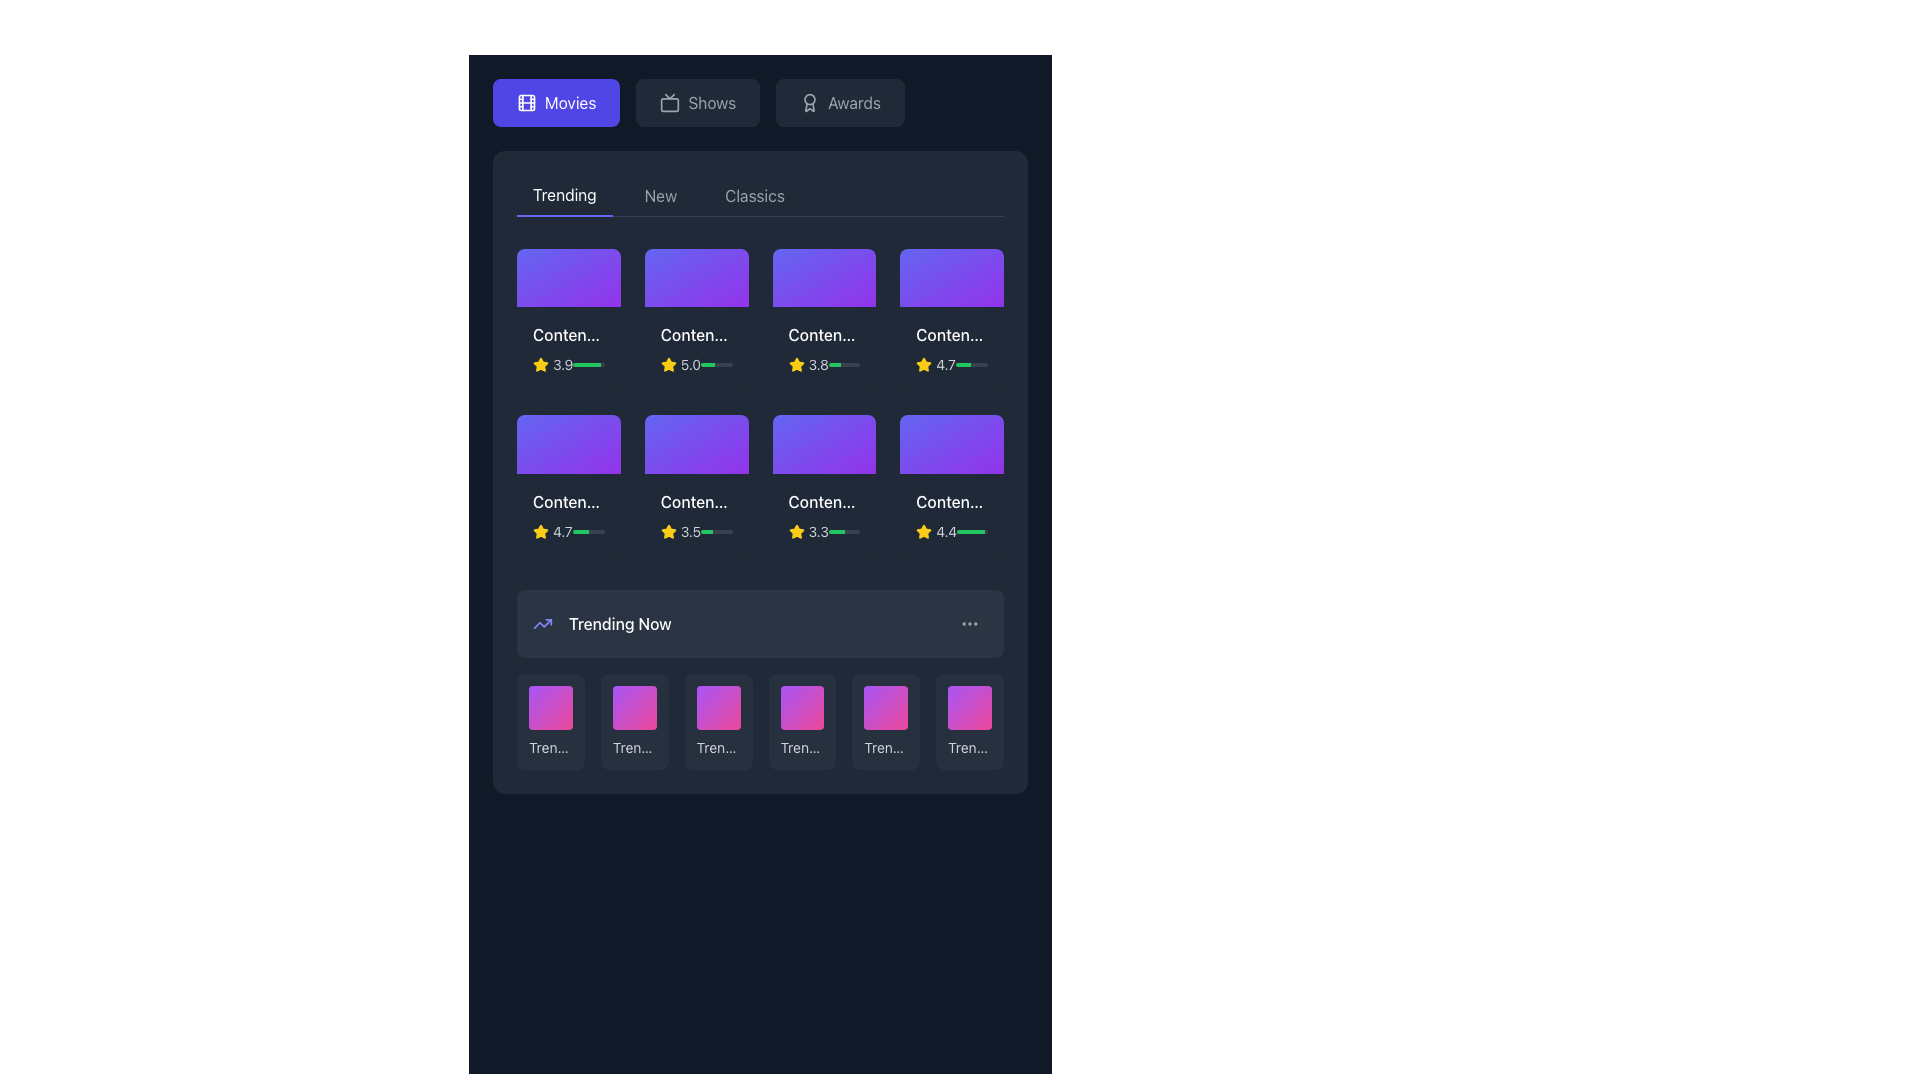  Describe the element at coordinates (718, 721) in the screenshot. I see `the third list item labeled 'Trending #3'` at that location.